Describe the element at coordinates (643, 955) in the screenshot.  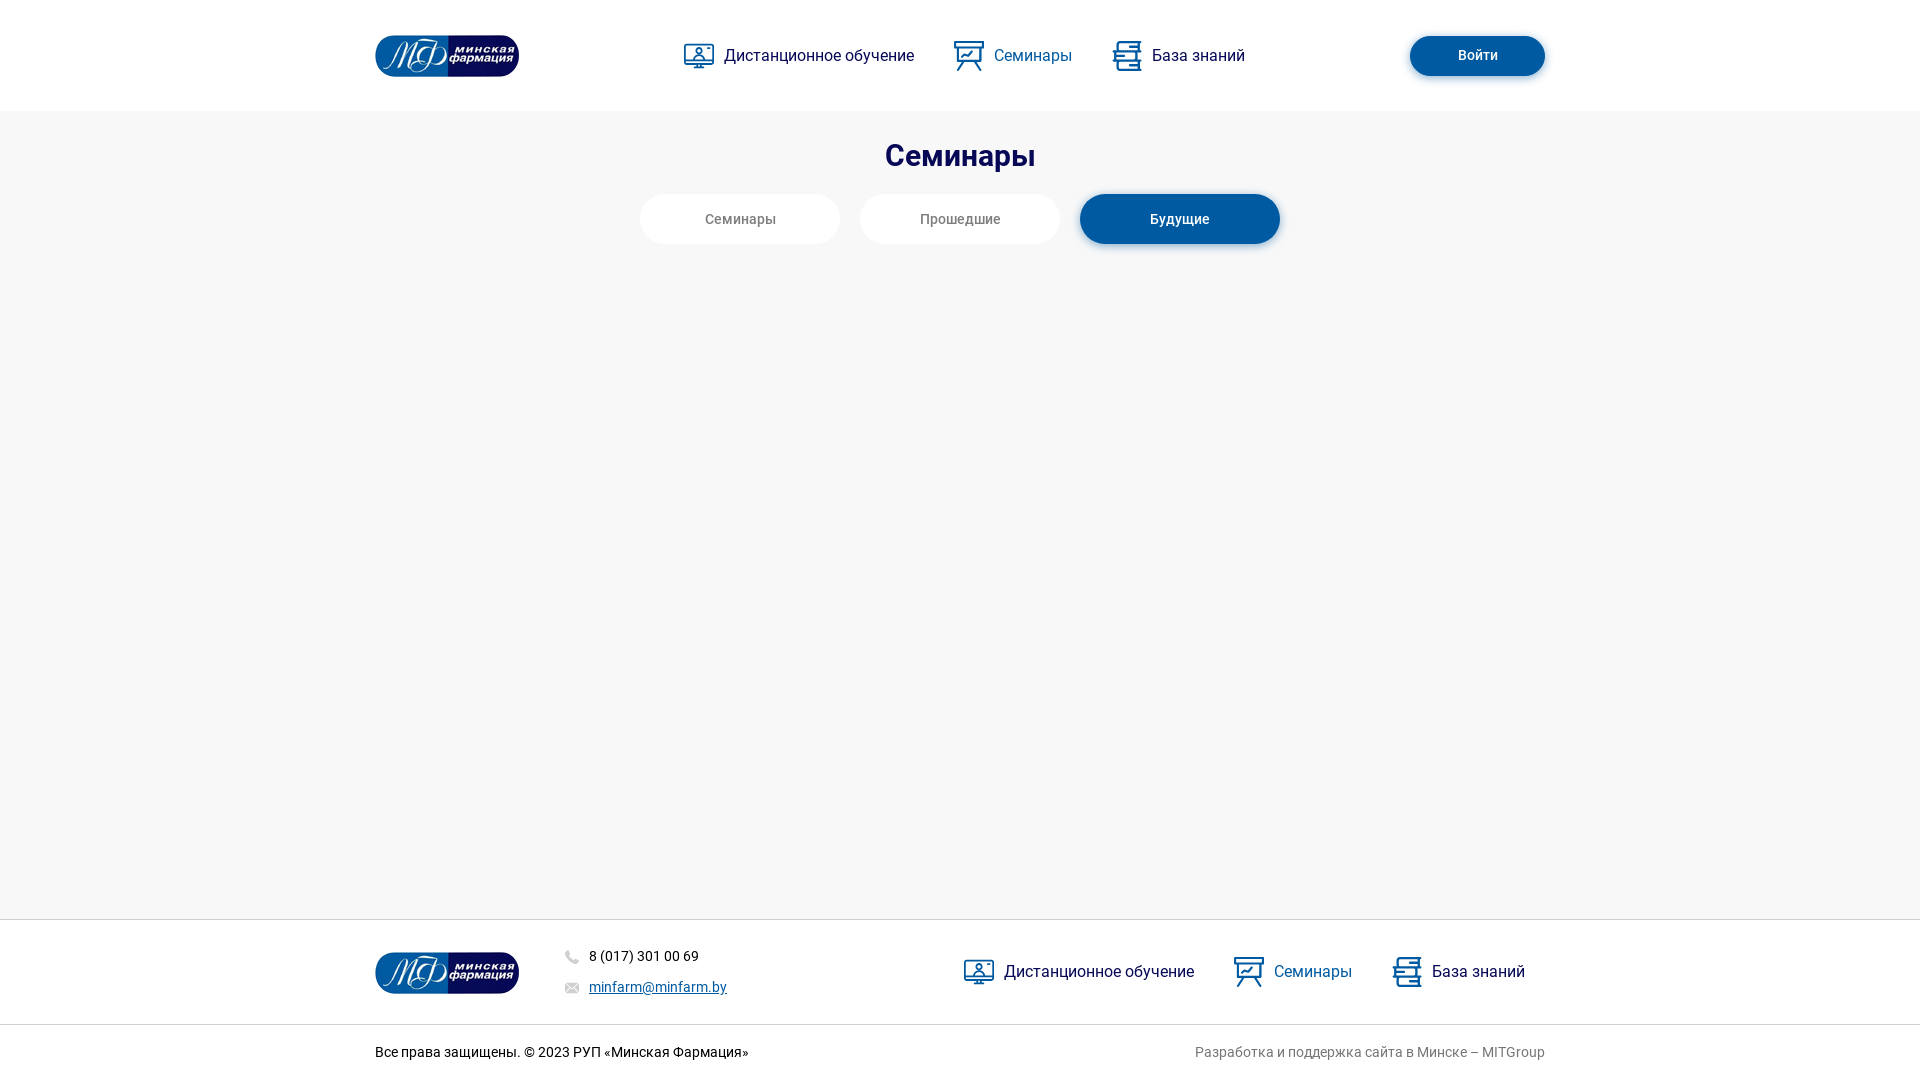
I see `'8 (017) 301 00 69'` at that location.